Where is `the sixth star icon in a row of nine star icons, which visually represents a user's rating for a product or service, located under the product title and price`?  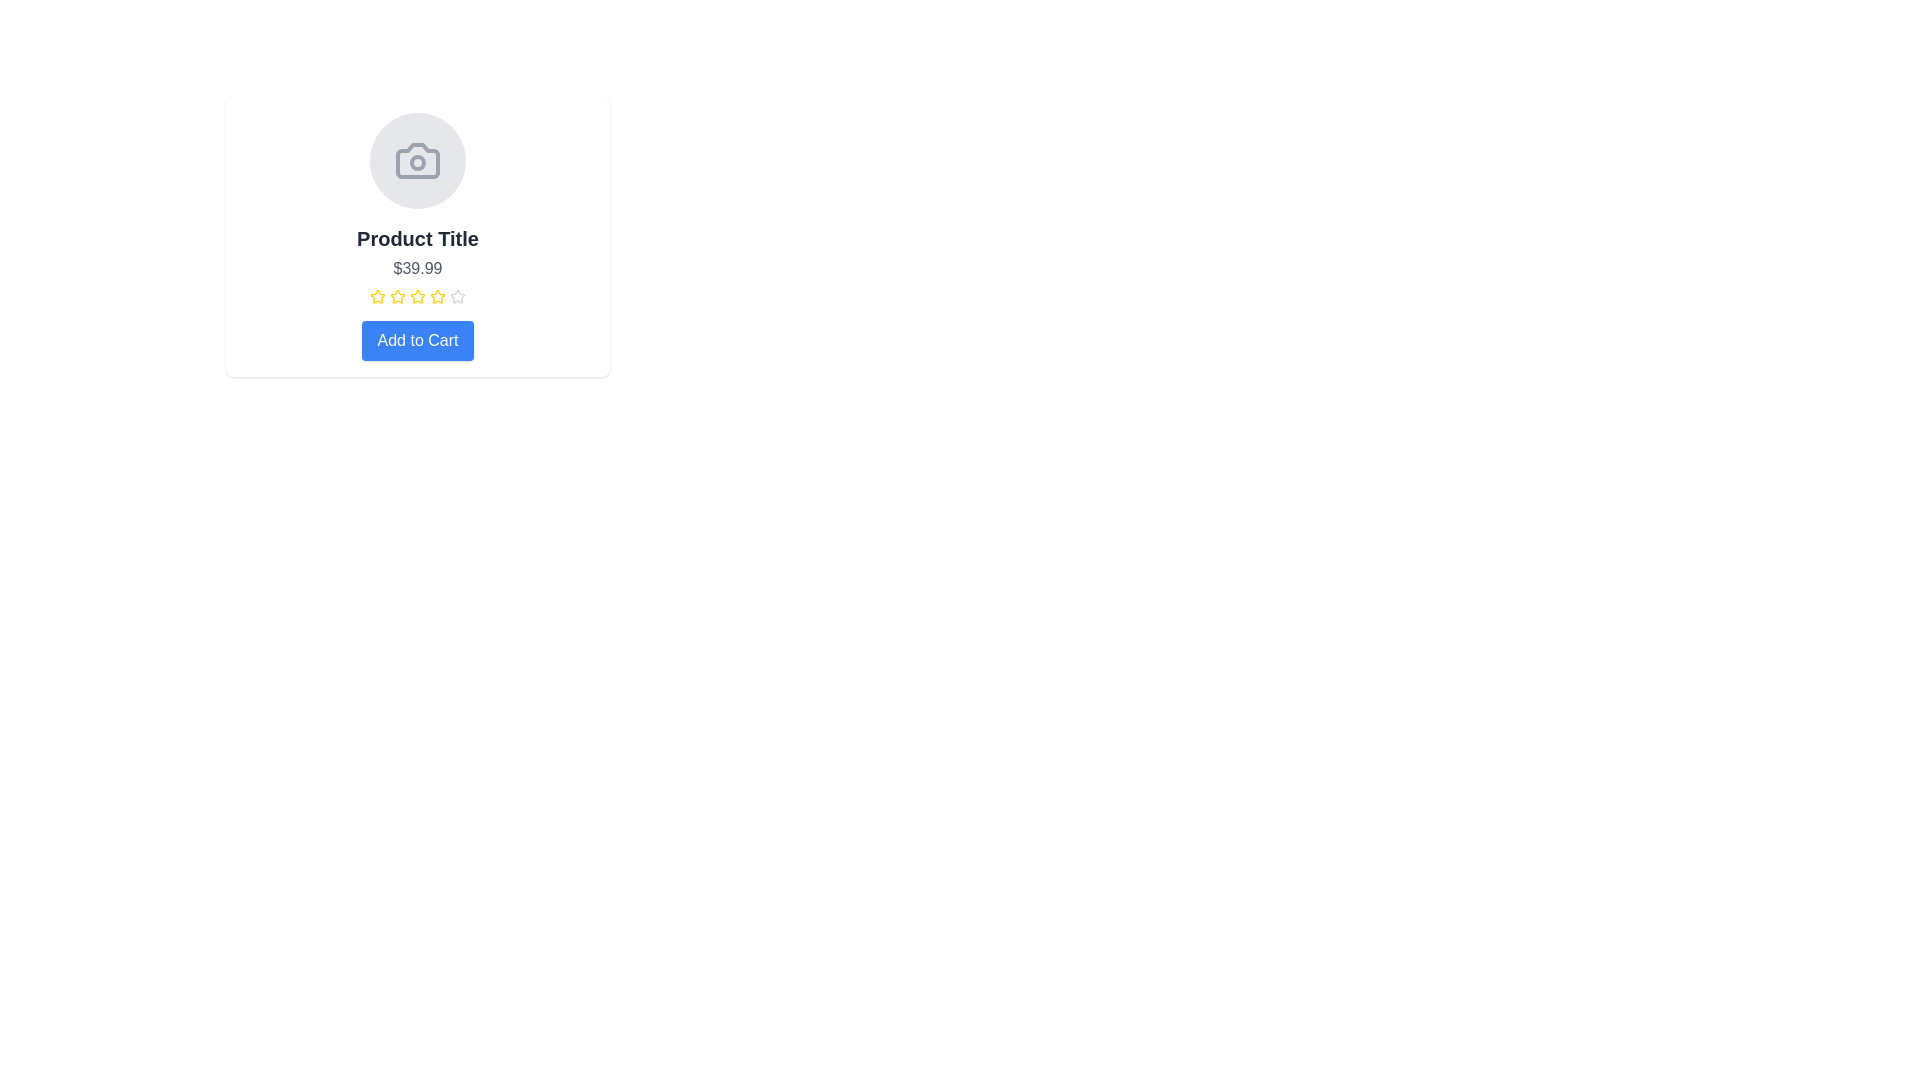
the sixth star icon in a row of nine star icons, which visually represents a user's rating for a product or service, located under the product title and price is located at coordinates (436, 297).